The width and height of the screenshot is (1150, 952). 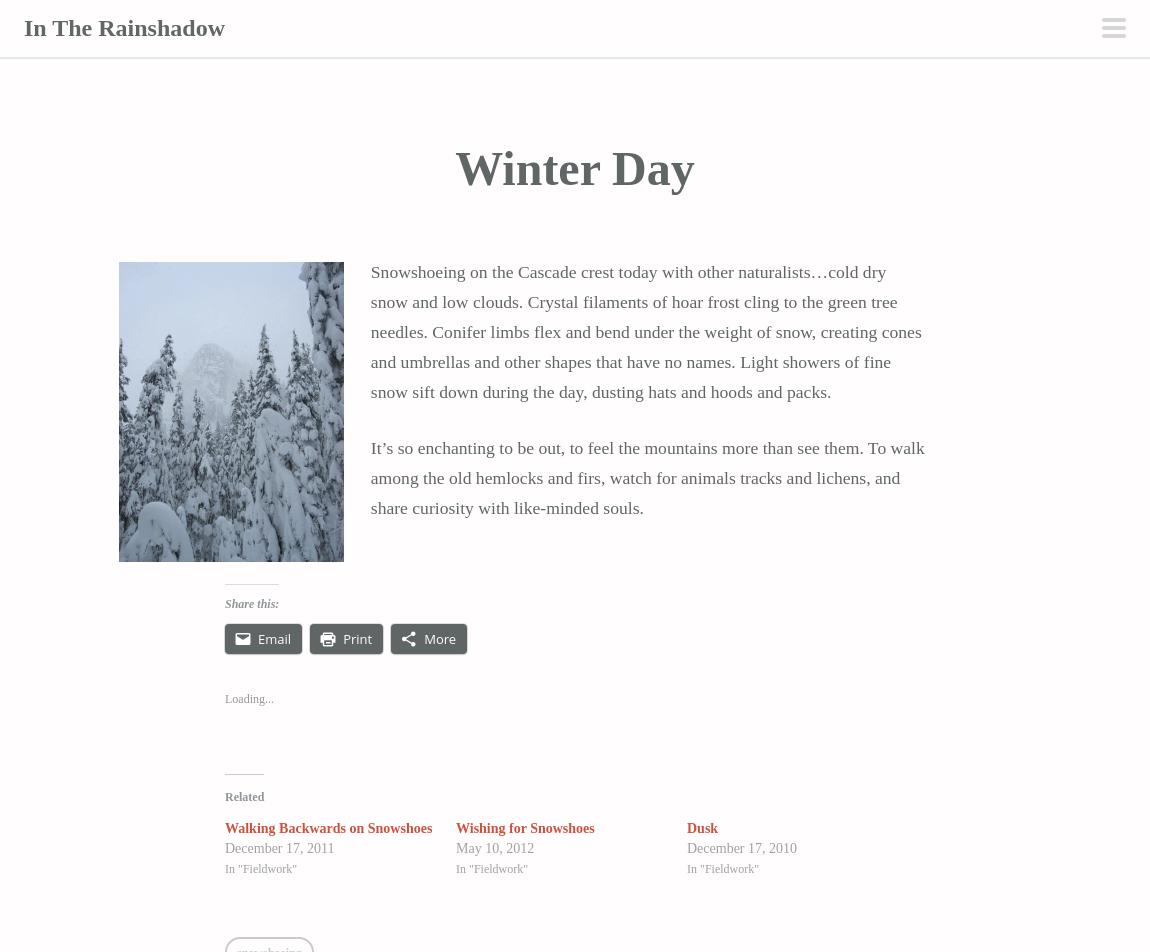 I want to click on 'Snowshoeing on the Cascade crest today with other naturalists…cold dry snow and low clouds. Crystal filaments of hoar frost cling to the green tree needles. Conifer limbs flex and bend under the weight of snow, creating cones and umbrellas and other shapes that have no names. Light showers of fine snow sift down during the day, dusting hats and hoods and packs.', so click(x=644, y=331).